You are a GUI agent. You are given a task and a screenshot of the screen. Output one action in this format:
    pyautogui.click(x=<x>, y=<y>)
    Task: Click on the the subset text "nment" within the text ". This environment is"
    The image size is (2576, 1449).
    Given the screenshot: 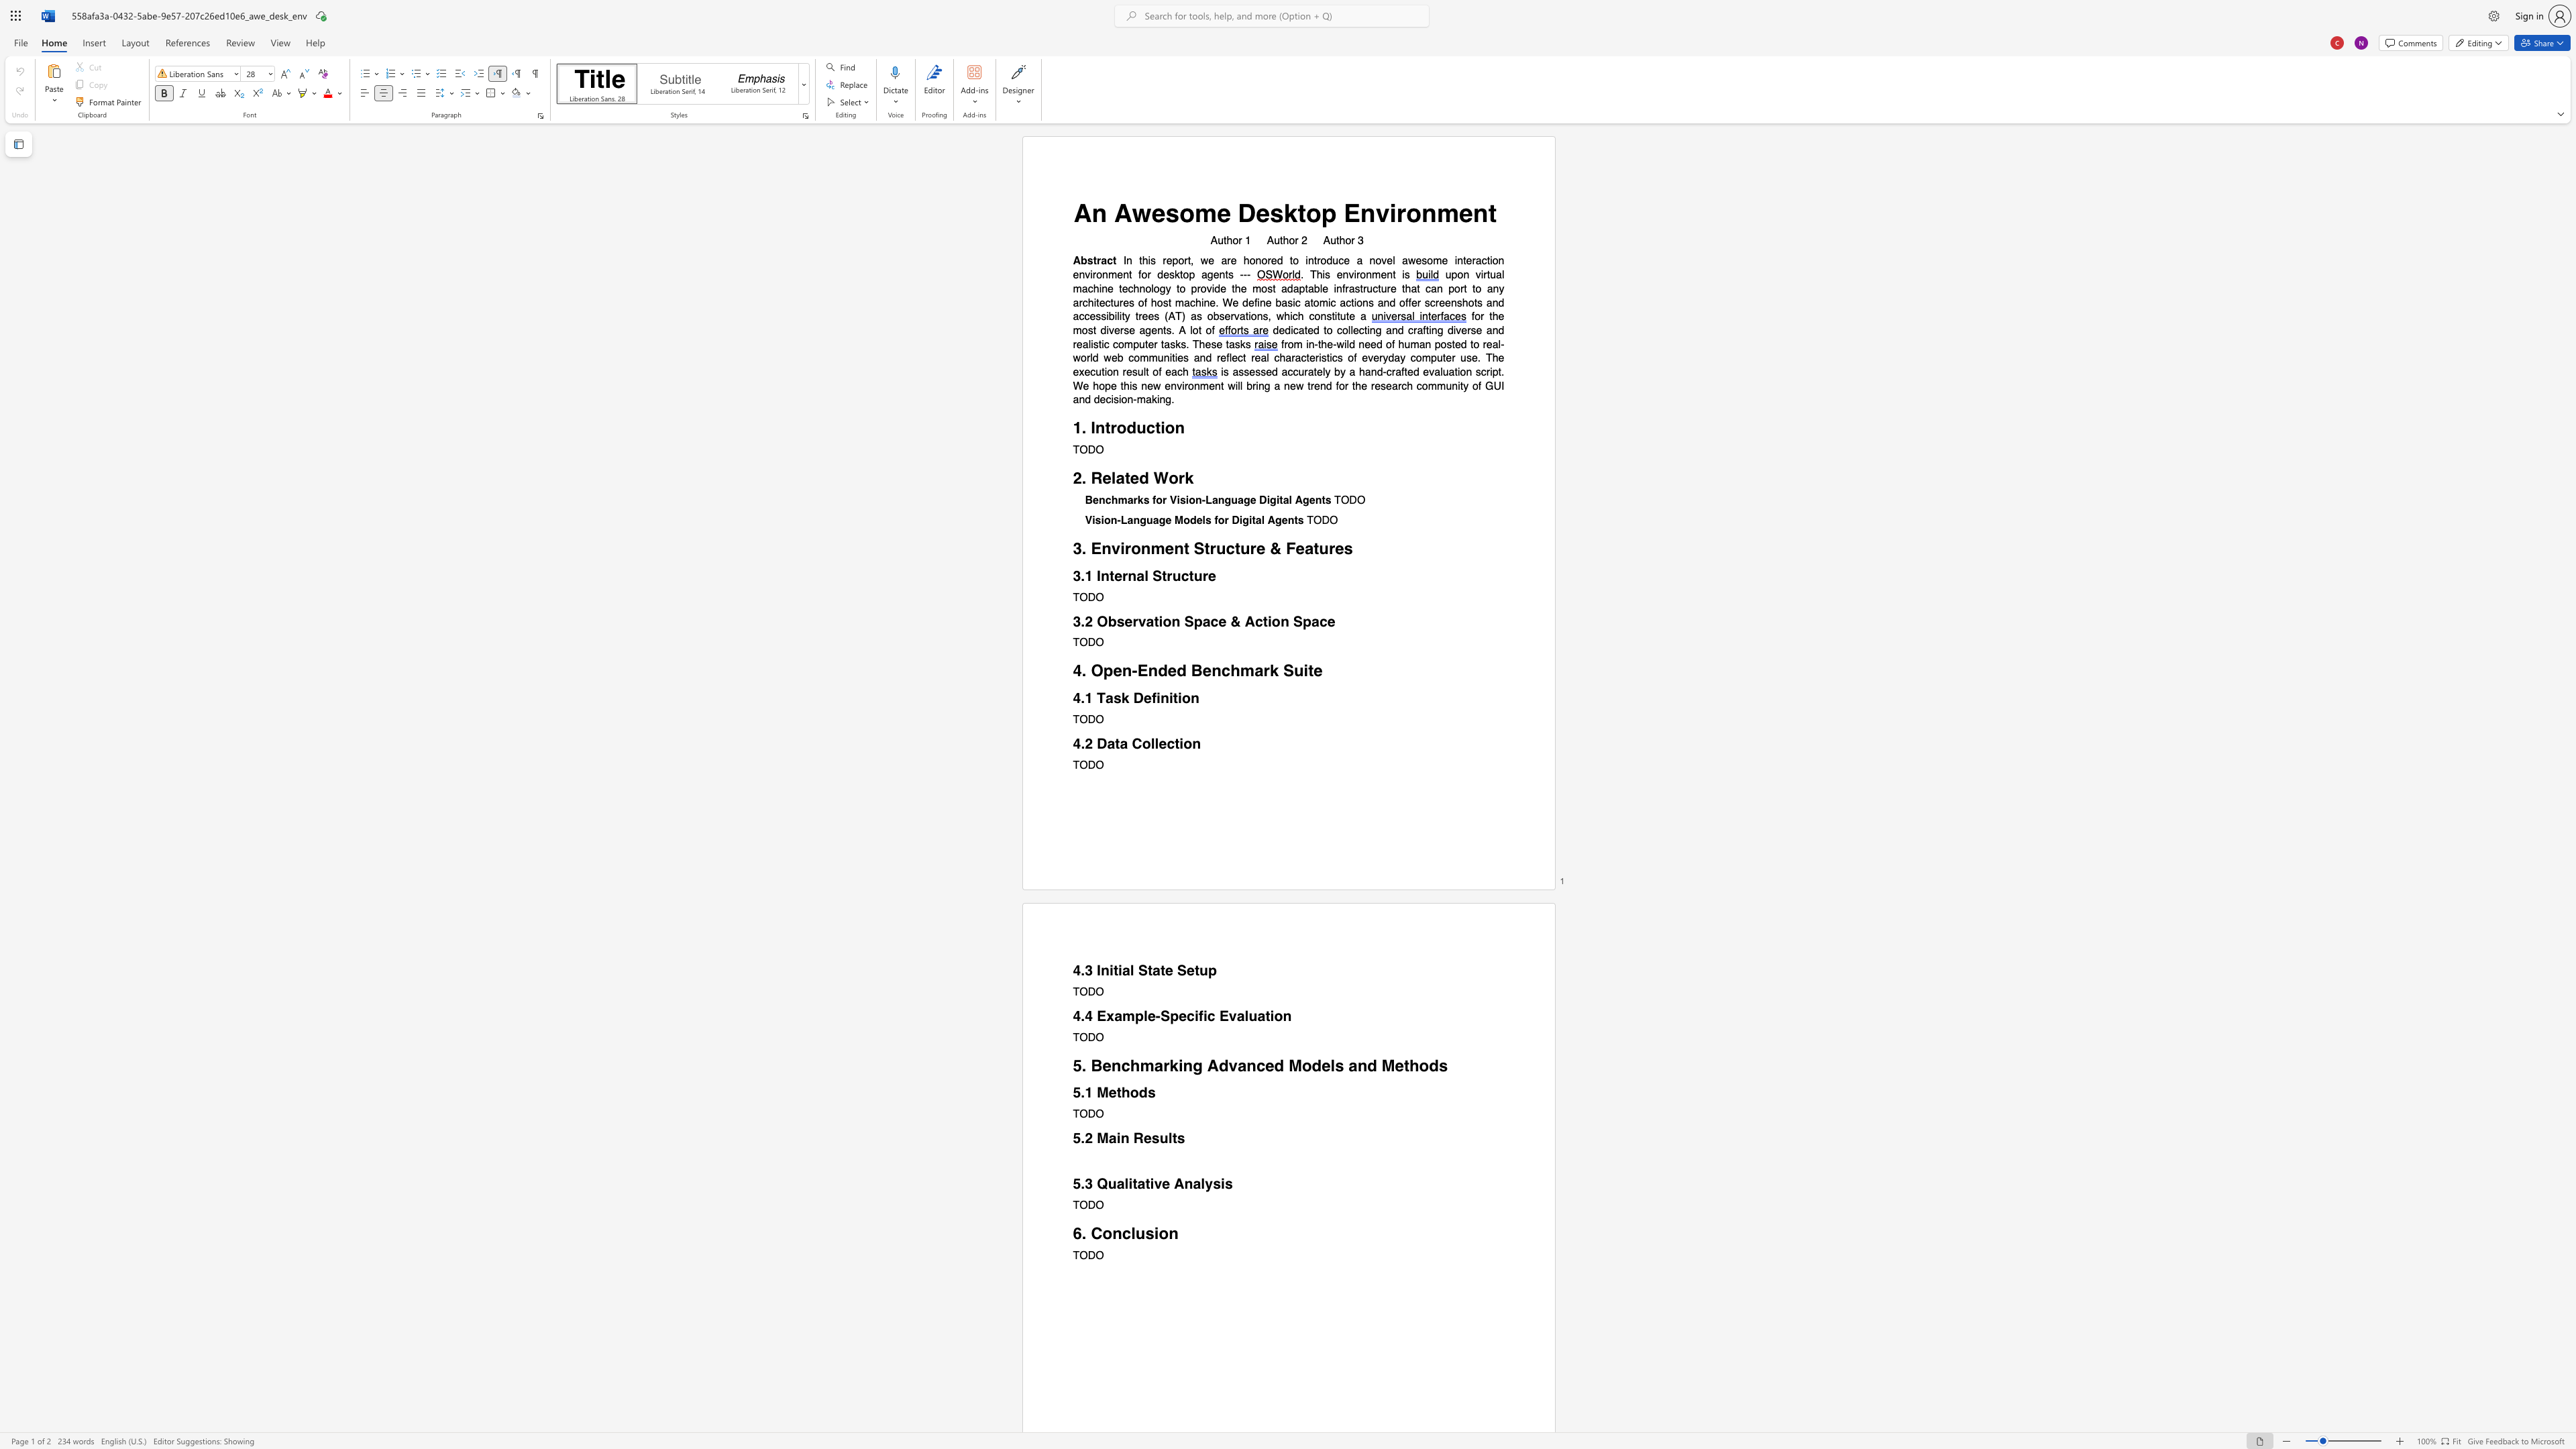 What is the action you would take?
    pyautogui.click(x=1365, y=274)
    